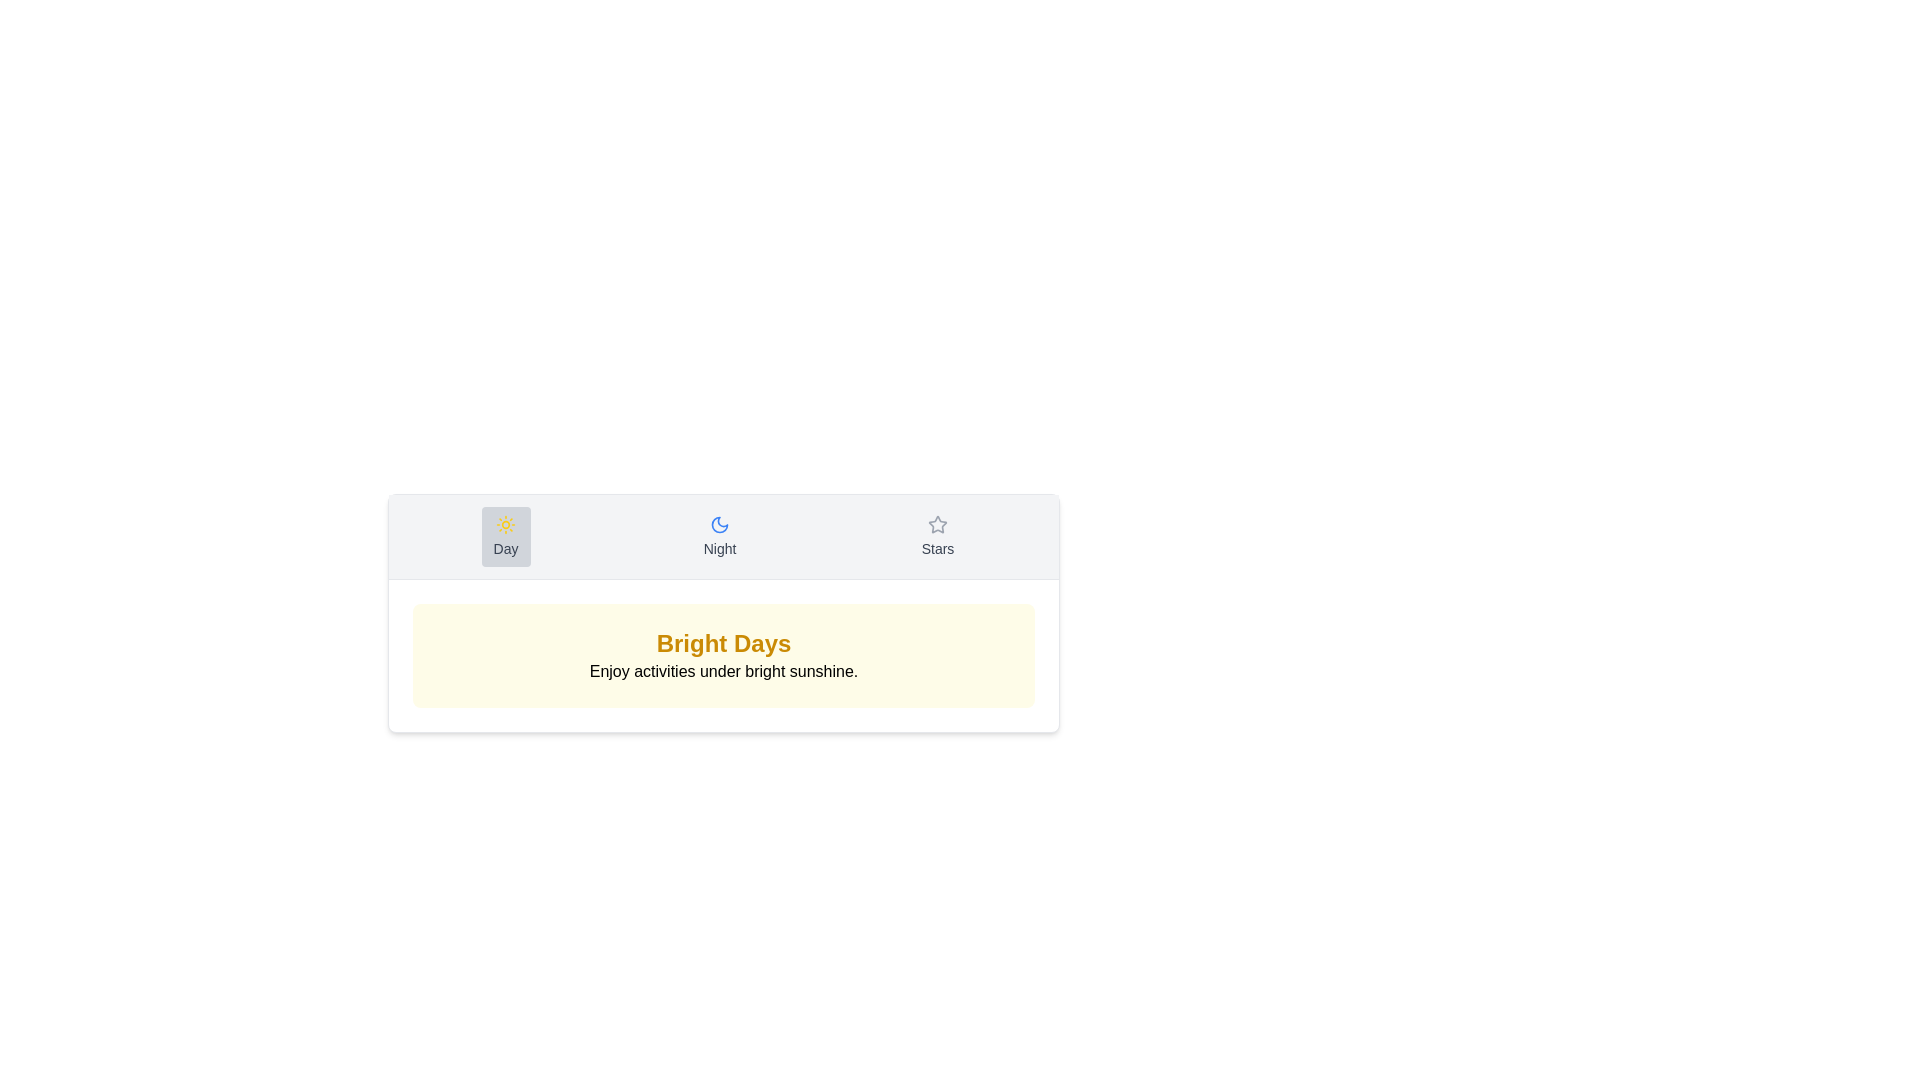  What do you see at coordinates (506, 535) in the screenshot?
I see `the tab labeled Day` at bounding box center [506, 535].